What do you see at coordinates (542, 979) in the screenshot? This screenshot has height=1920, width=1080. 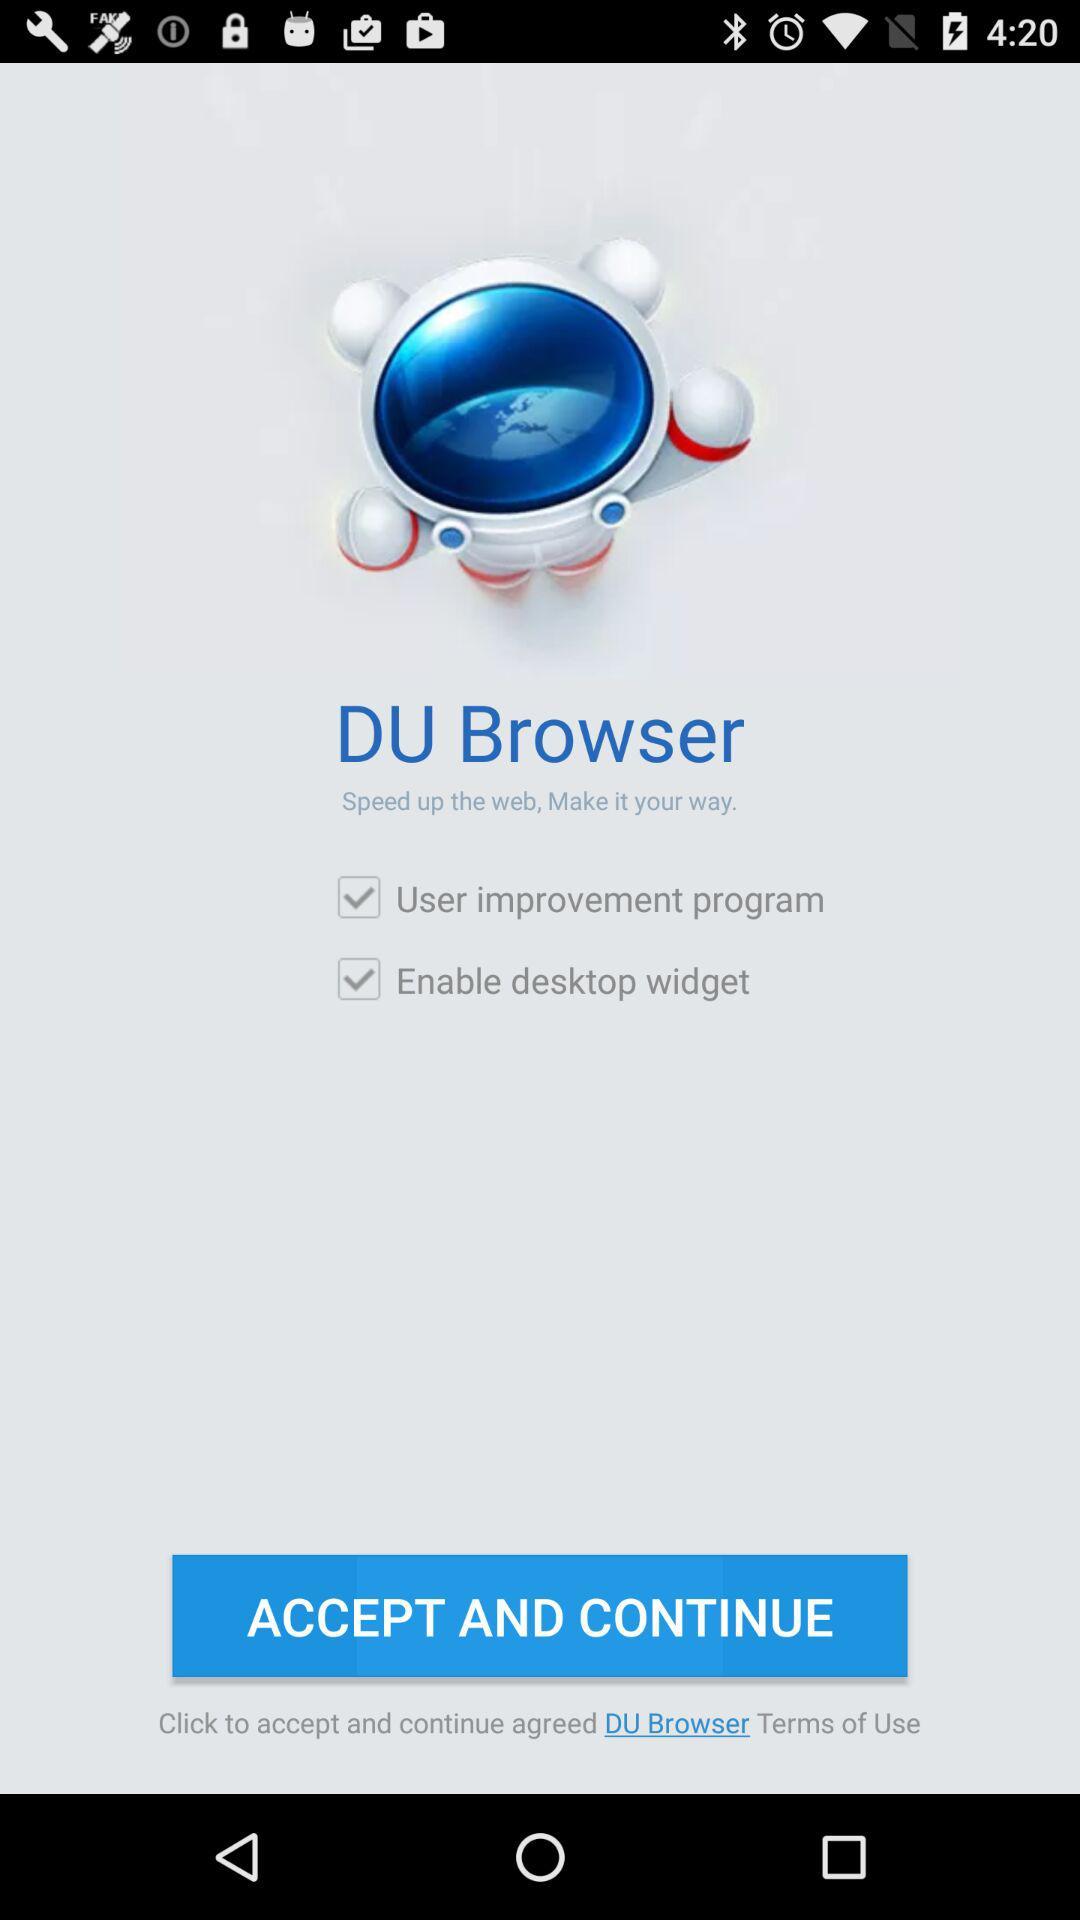 I see `enable desktop widget checkbox` at bounding box center [542, 979].